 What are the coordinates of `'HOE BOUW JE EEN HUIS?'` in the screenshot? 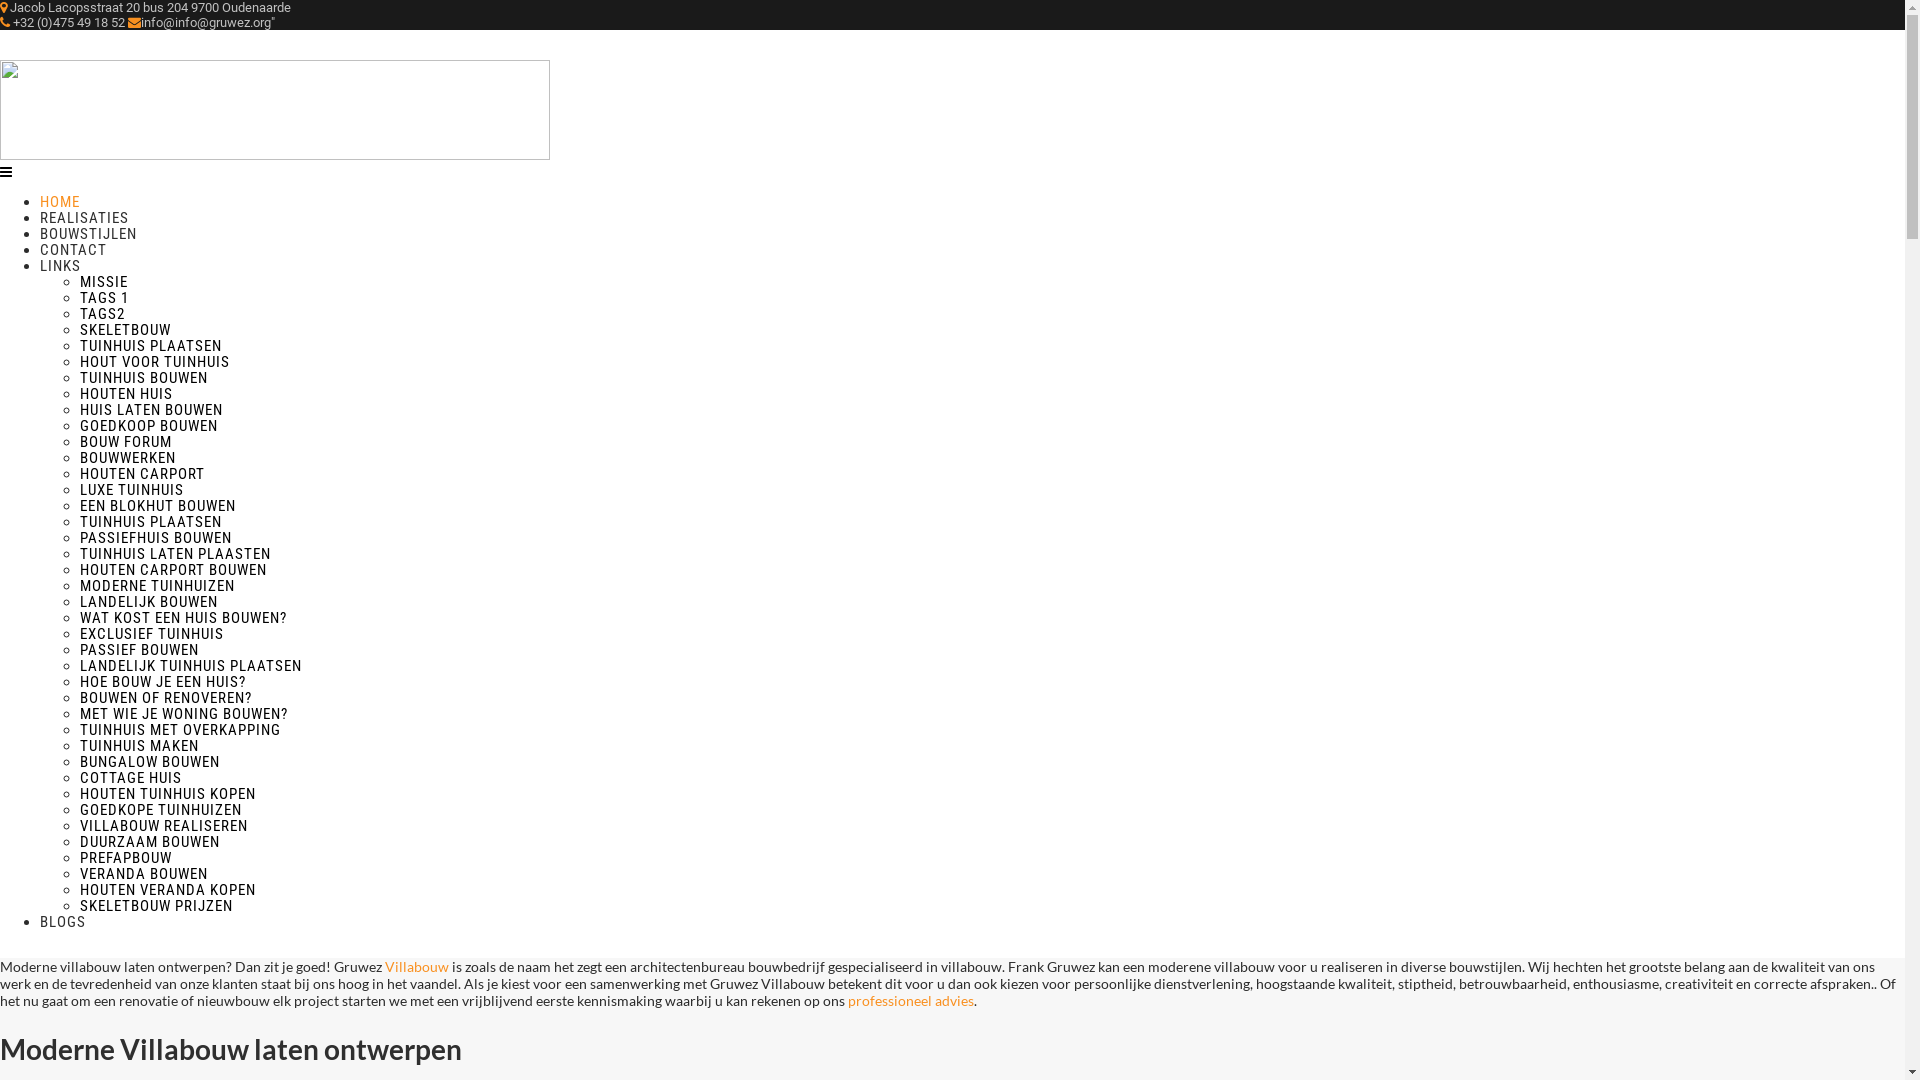 It's located at (163, 681).